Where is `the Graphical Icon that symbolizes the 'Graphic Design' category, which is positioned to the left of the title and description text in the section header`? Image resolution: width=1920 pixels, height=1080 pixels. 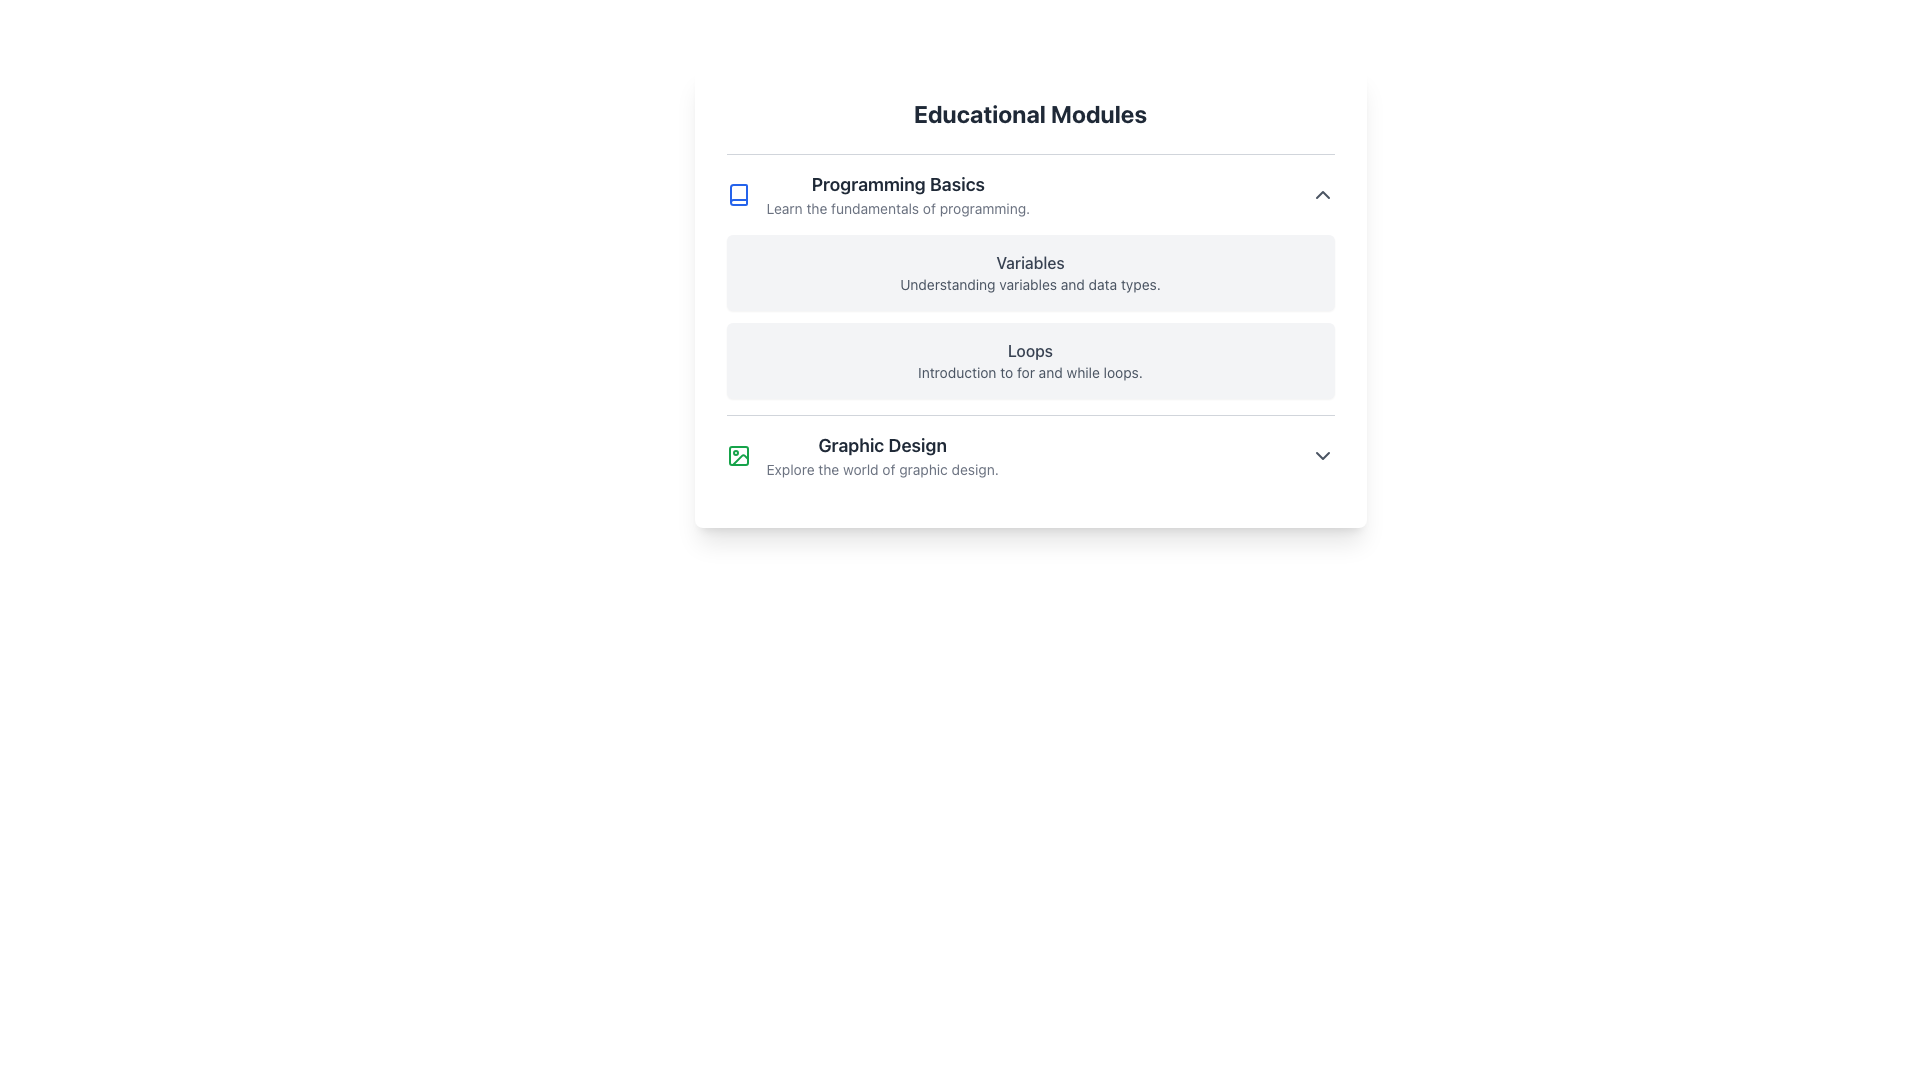
the Graphical Icon that symbolizes the 'Graphic Design' category, which is positioned to the left of the title and description text in the section header is located at coordinates (737, 455).